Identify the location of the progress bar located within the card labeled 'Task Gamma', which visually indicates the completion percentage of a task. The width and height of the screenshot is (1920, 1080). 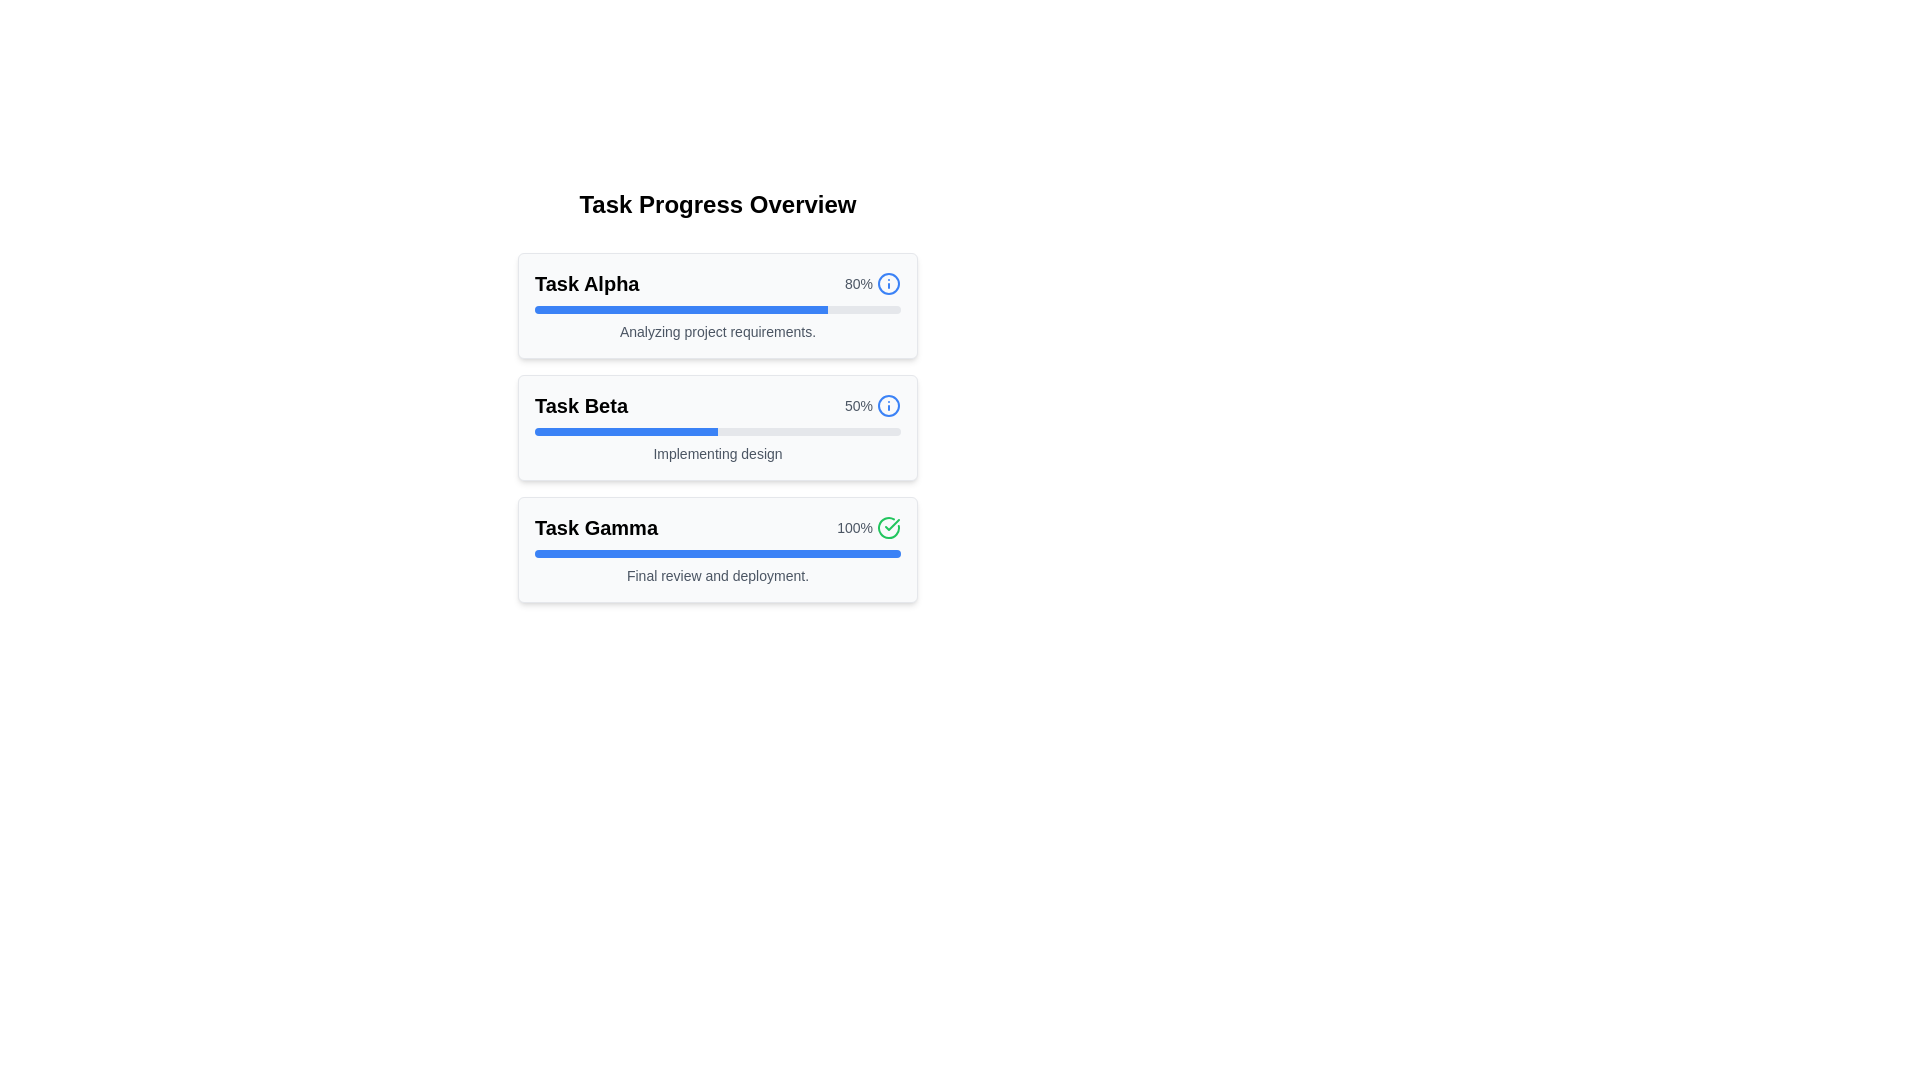
(718, 554).